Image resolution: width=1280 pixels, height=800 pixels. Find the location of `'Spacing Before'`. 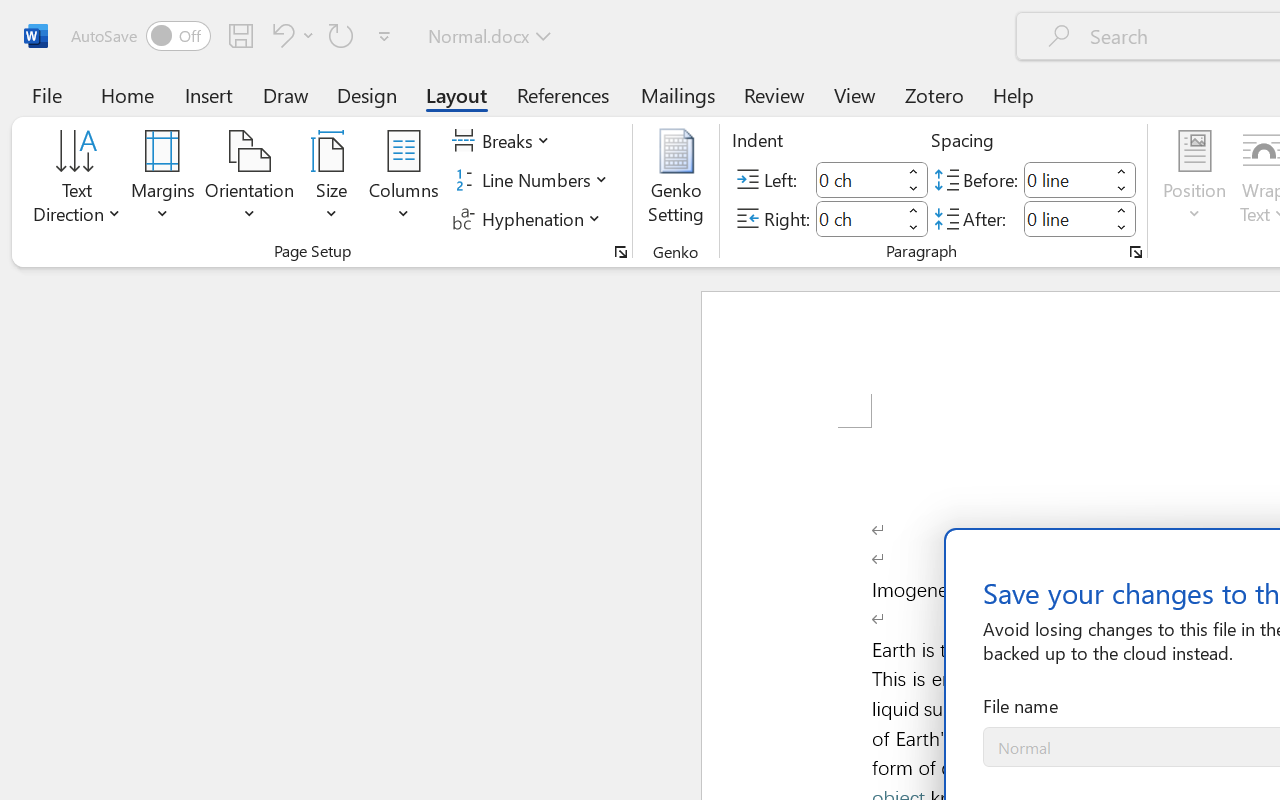

'Spacing Before' is located at coordinates (1065, 178).